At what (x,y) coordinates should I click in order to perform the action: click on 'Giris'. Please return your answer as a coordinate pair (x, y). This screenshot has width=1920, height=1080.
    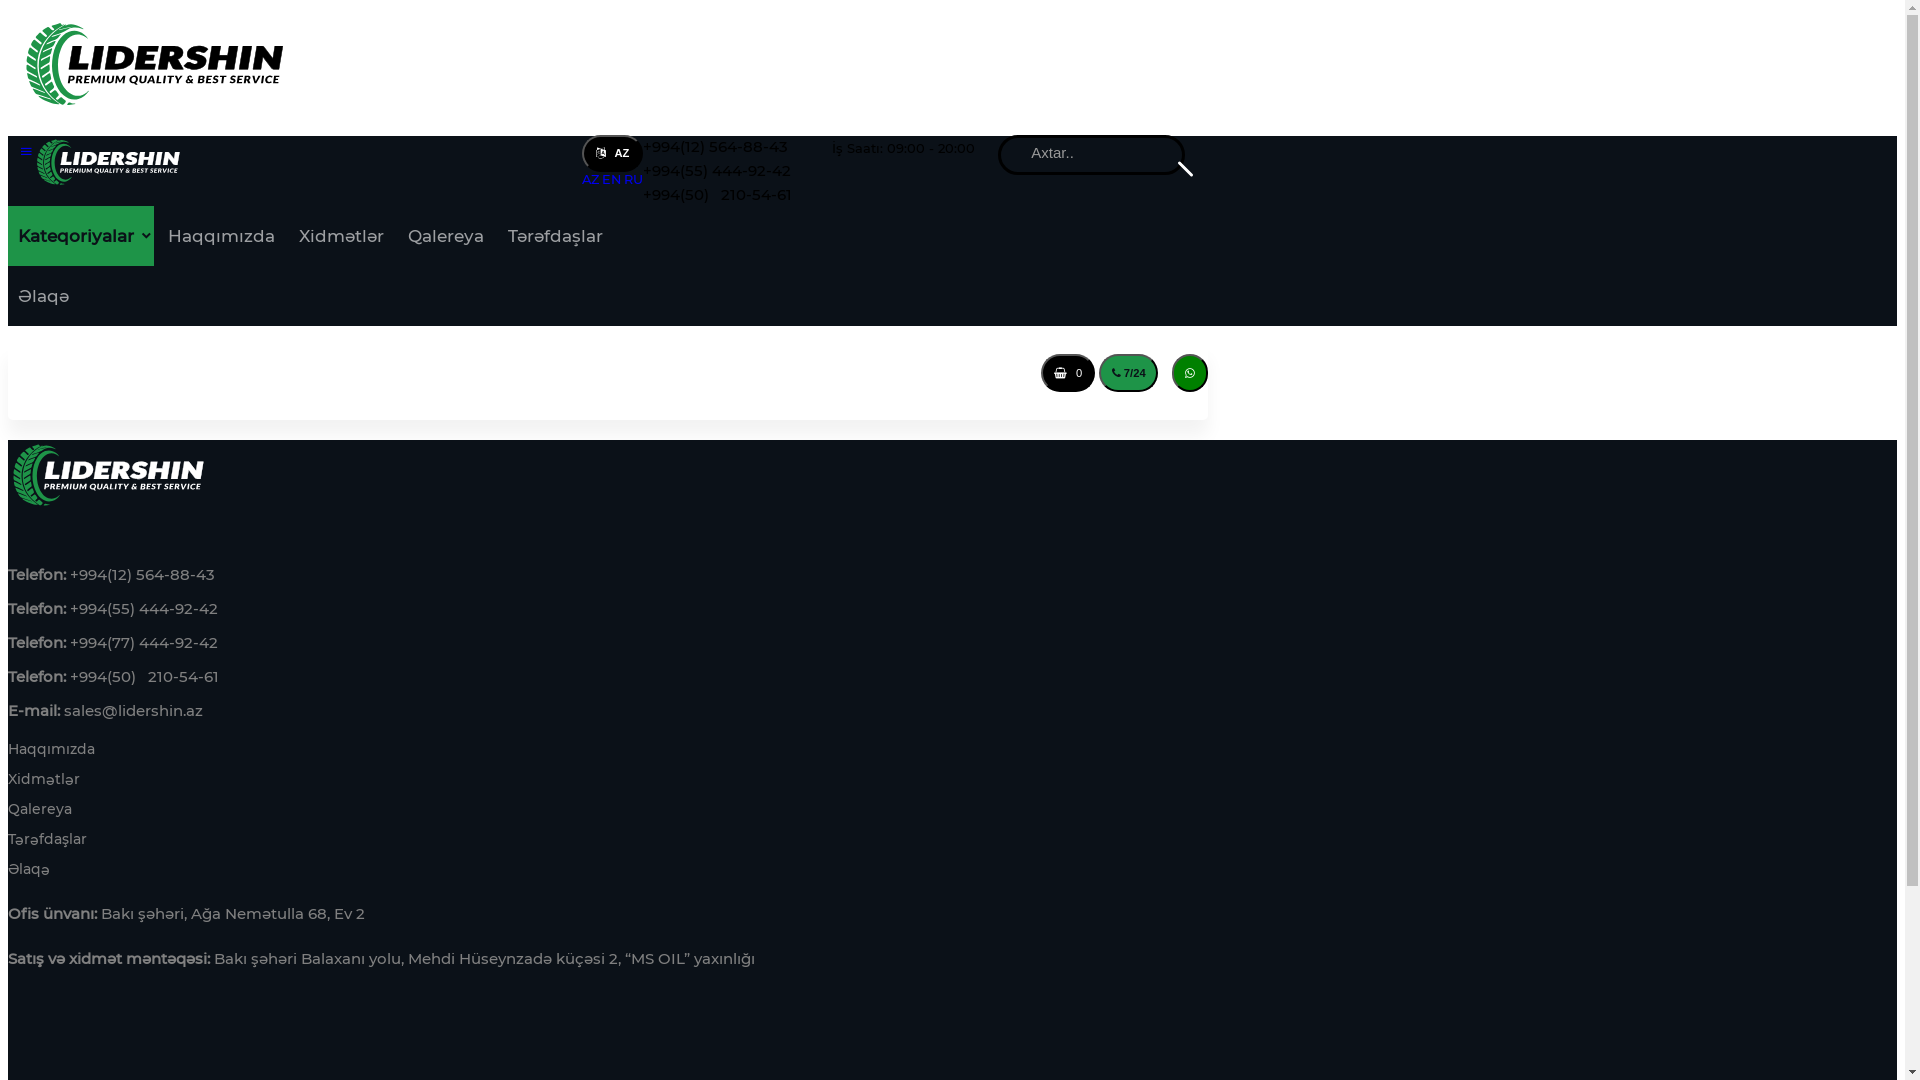
    Looking at the image, I should click on (918, 370).